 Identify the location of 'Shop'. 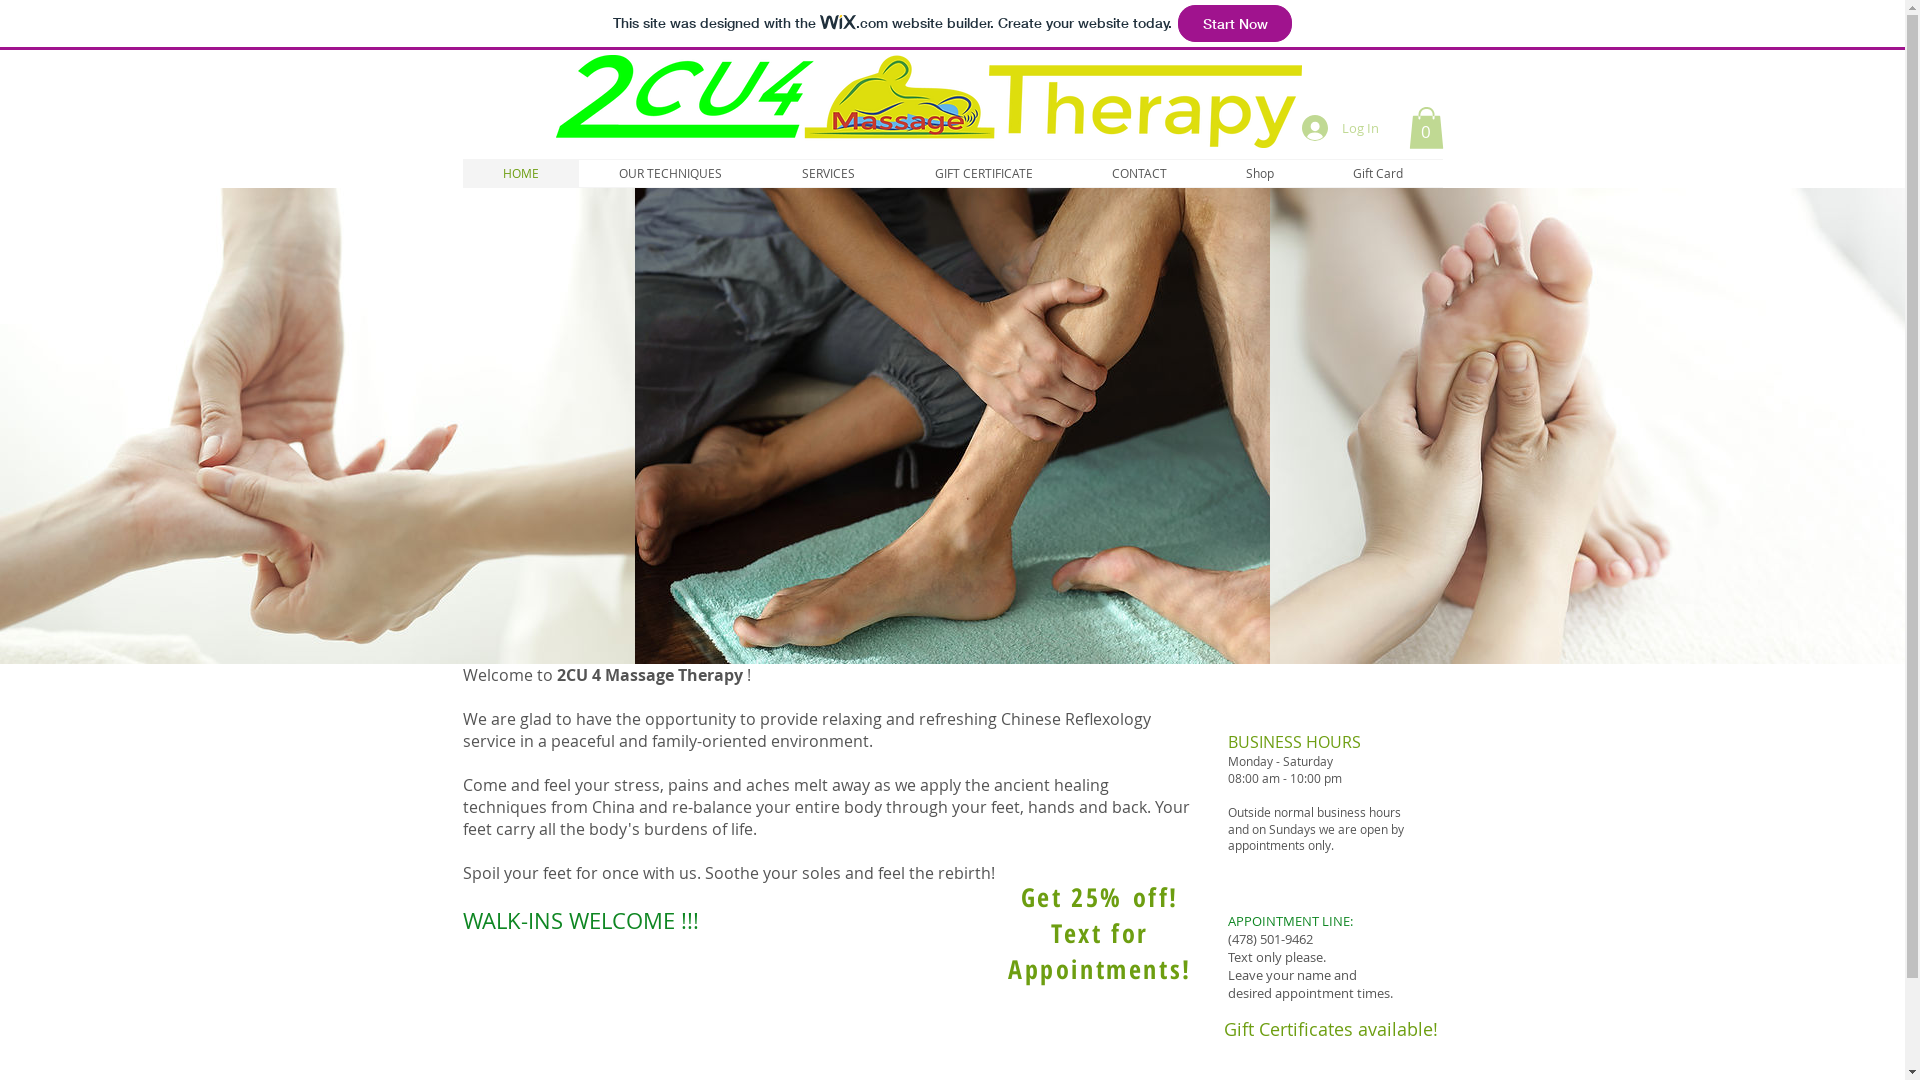
(1258, 172).